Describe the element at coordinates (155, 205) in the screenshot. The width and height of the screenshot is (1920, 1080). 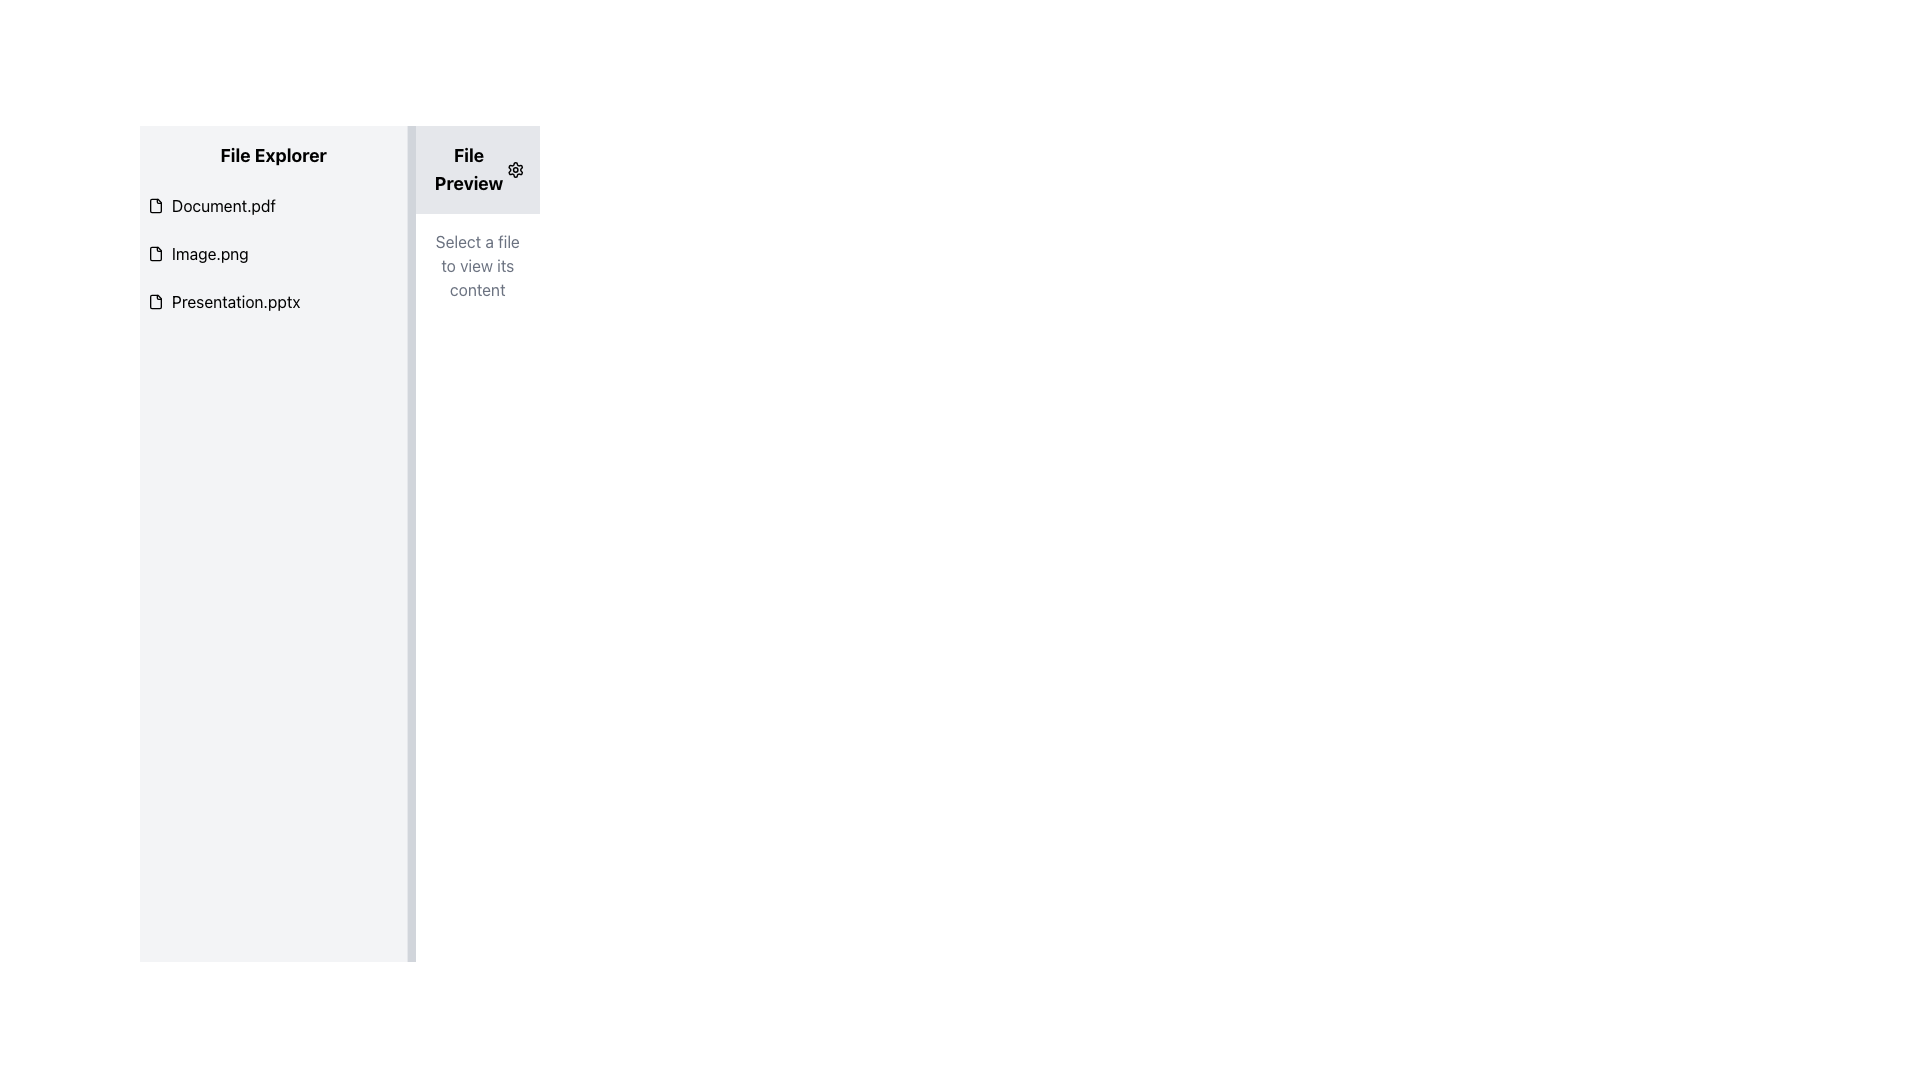
I see `the rectangular file icon, which resembles a document with a bent top-right corner` at that location.